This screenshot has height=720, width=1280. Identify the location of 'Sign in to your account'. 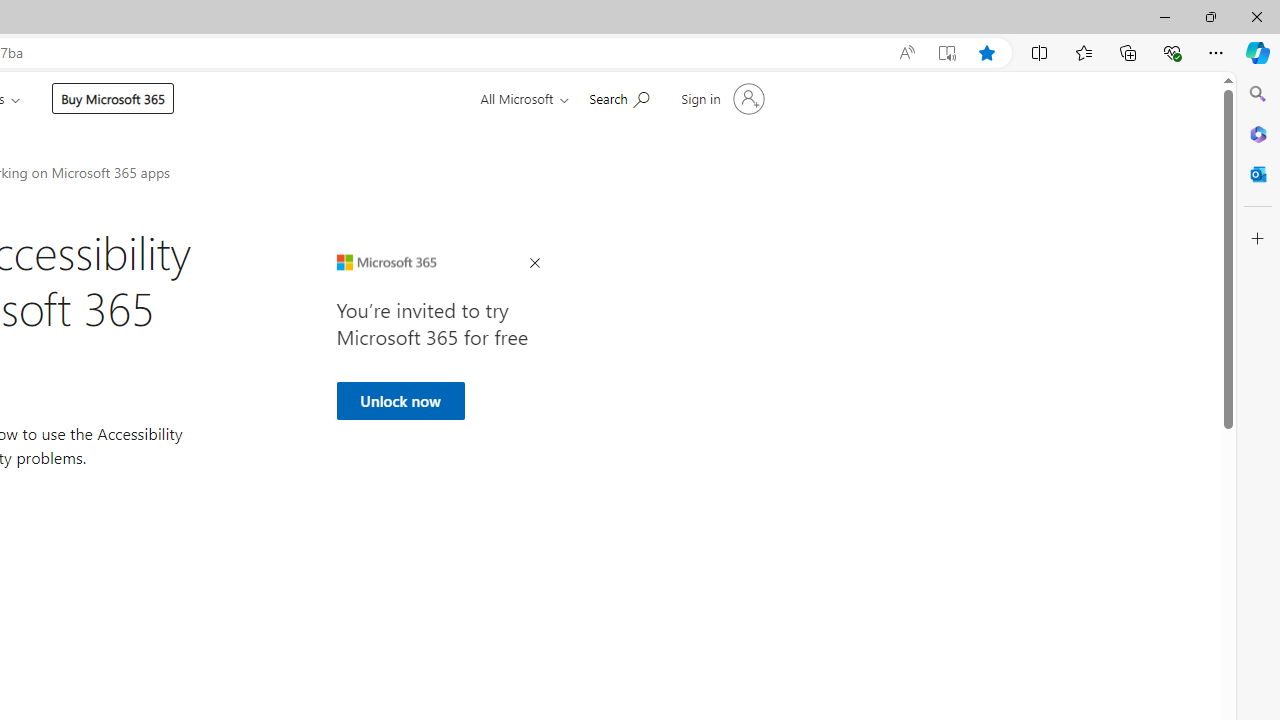
(720, 99).